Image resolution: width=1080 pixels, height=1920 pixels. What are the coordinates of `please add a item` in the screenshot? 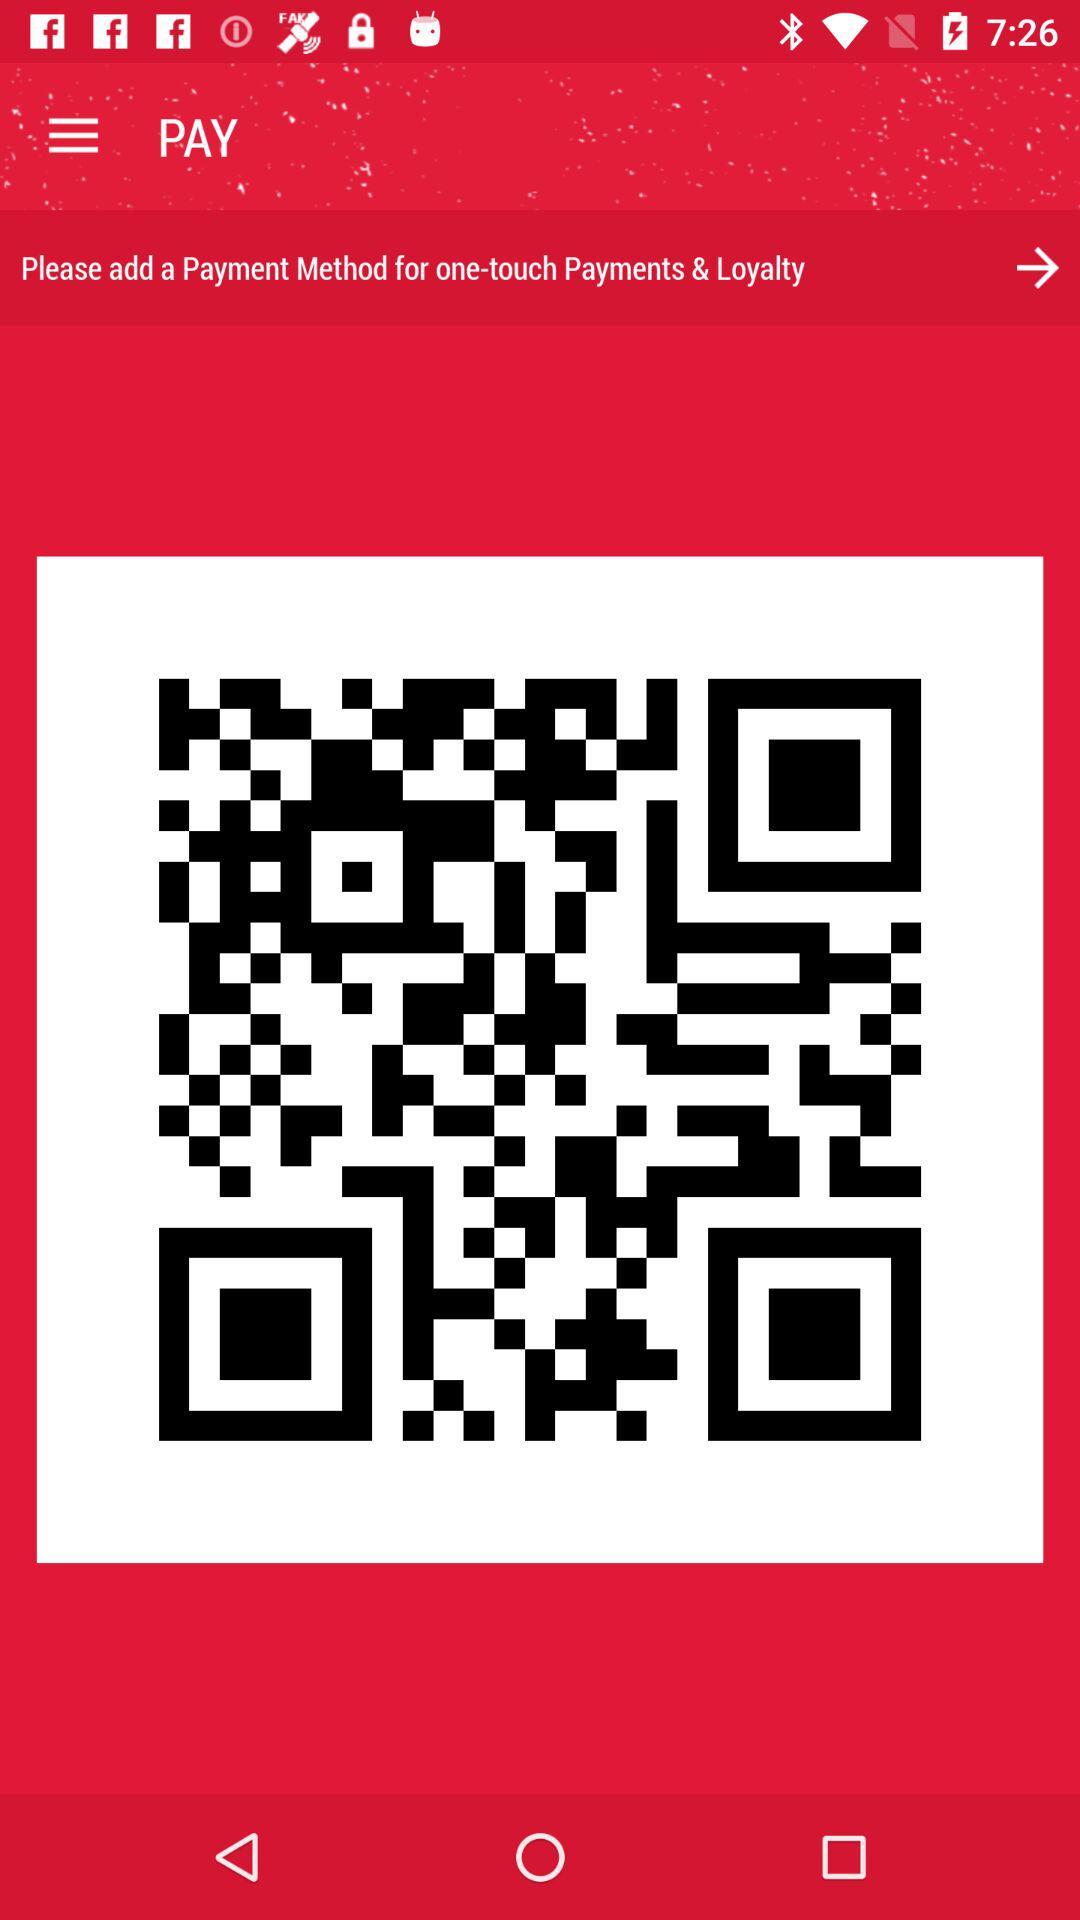 It's located at (540, 266).